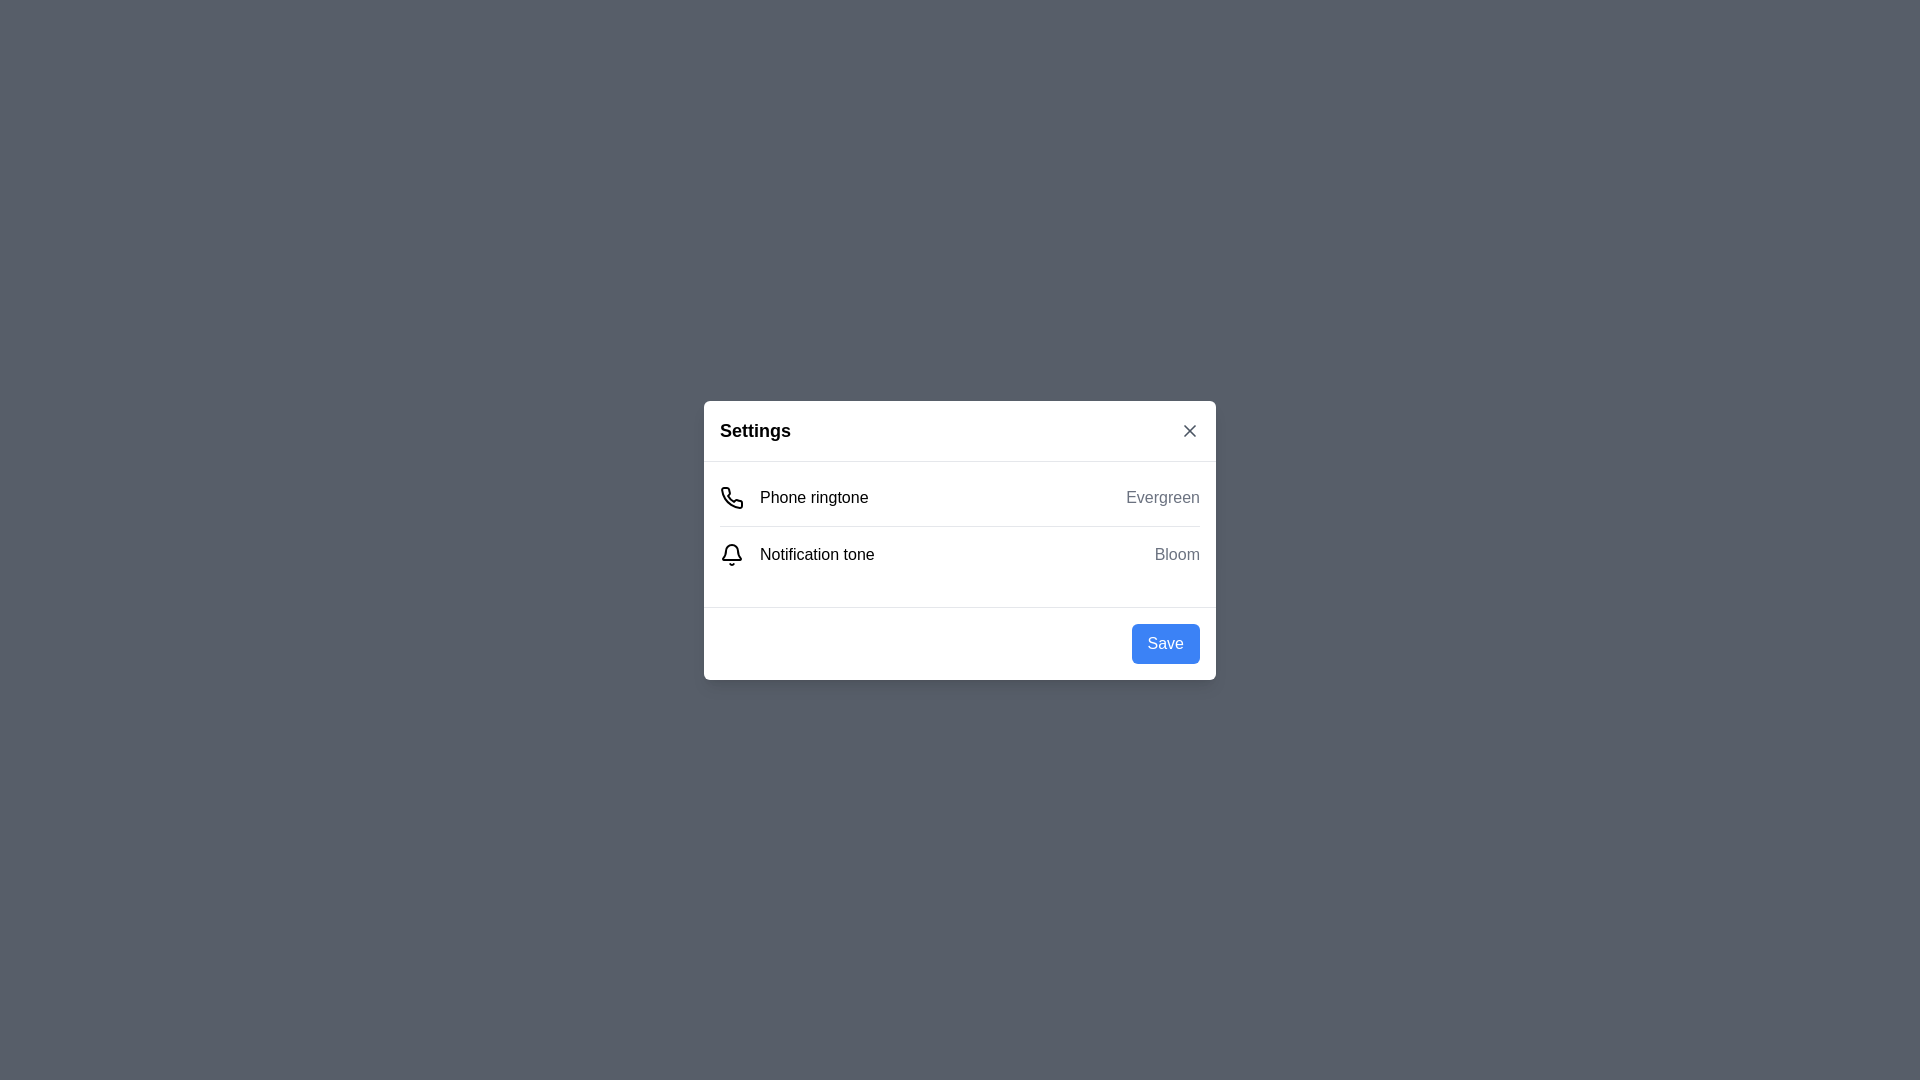 This screenshot has height=1080, width=1920. What do you see at coordinates (960, 524) in the screenshot?
I see `the 'Notification tone' item in the list of selectable items for phone ringtones and notification tones, located in the middle area of the 'Settings' modal` at bounding box center [960, 524].